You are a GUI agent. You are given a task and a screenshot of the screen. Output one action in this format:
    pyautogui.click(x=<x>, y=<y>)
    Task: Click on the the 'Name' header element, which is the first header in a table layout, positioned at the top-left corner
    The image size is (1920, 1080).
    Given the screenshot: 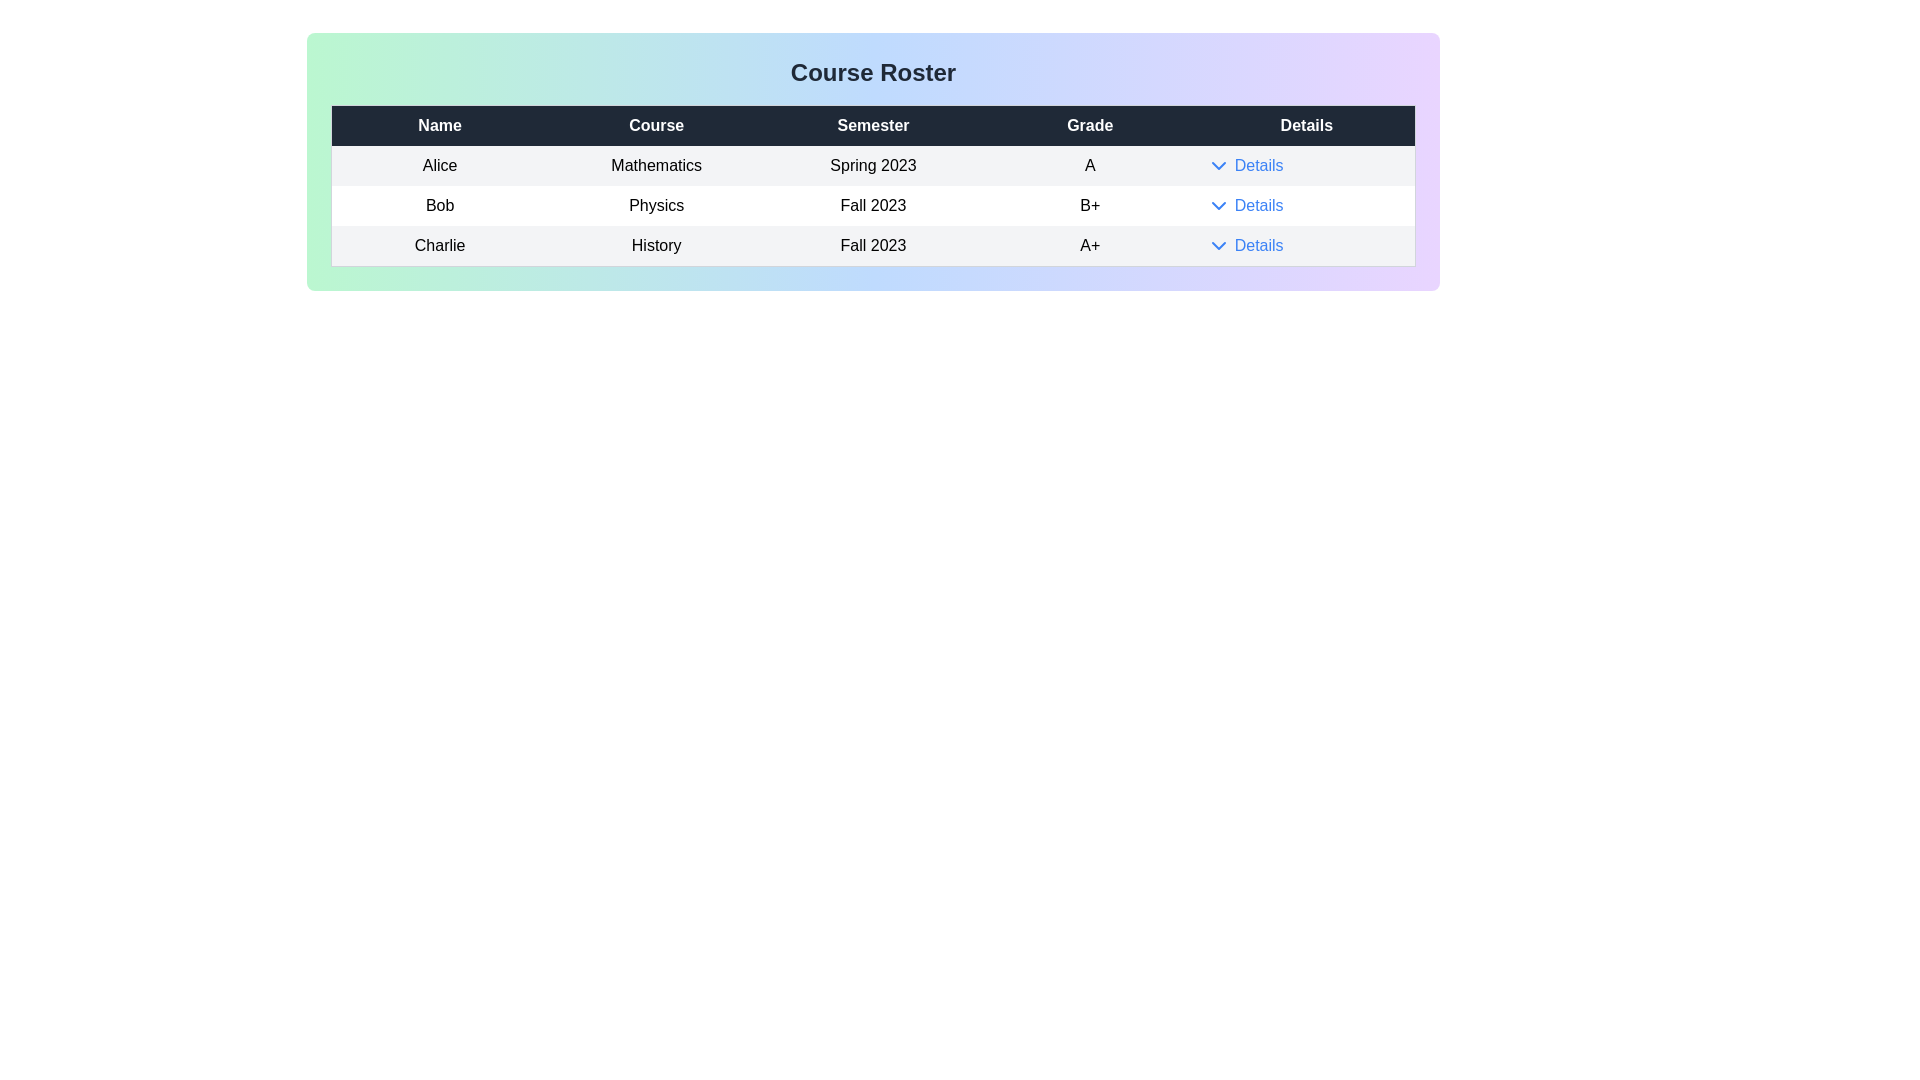 What is the action you would take?
    pyautogui.click(x=438, y=125)
    